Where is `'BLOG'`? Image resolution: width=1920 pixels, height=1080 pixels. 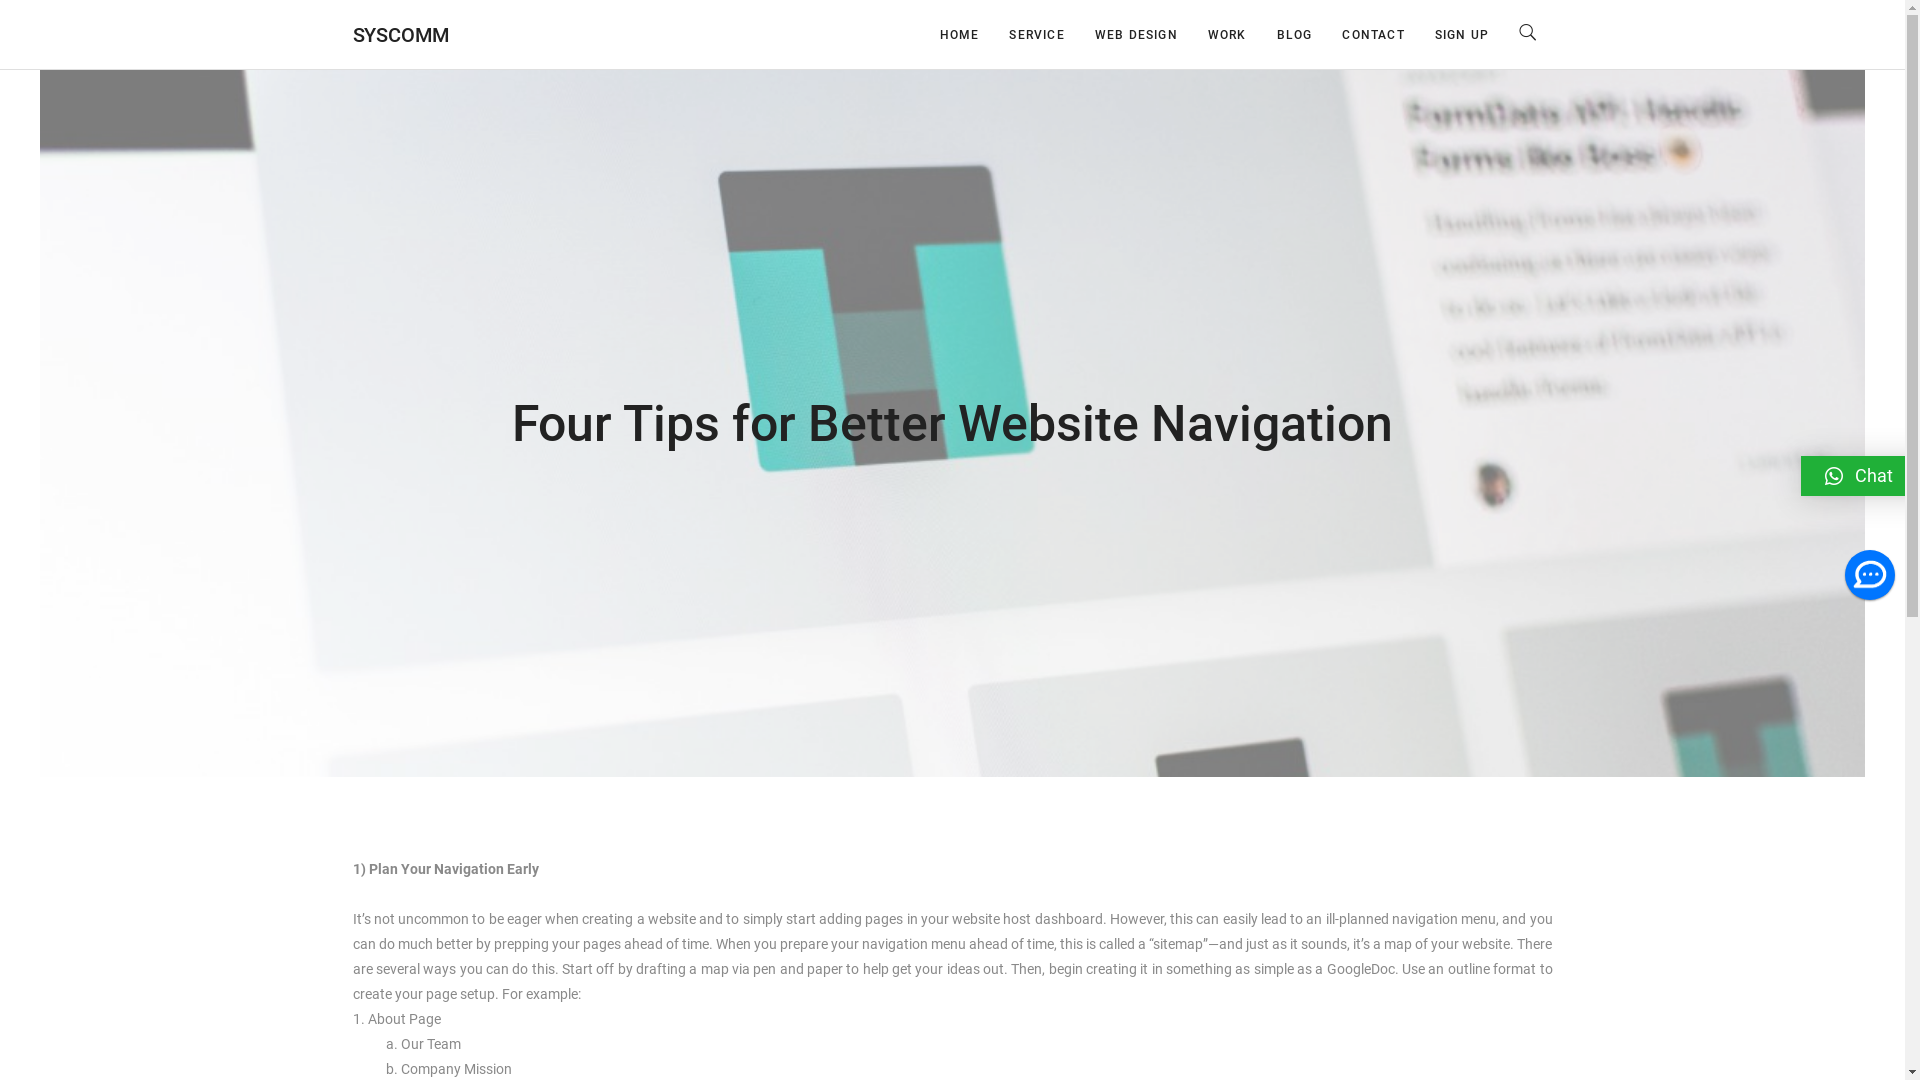
'BLOG' is located at coordinates (1295, 34).